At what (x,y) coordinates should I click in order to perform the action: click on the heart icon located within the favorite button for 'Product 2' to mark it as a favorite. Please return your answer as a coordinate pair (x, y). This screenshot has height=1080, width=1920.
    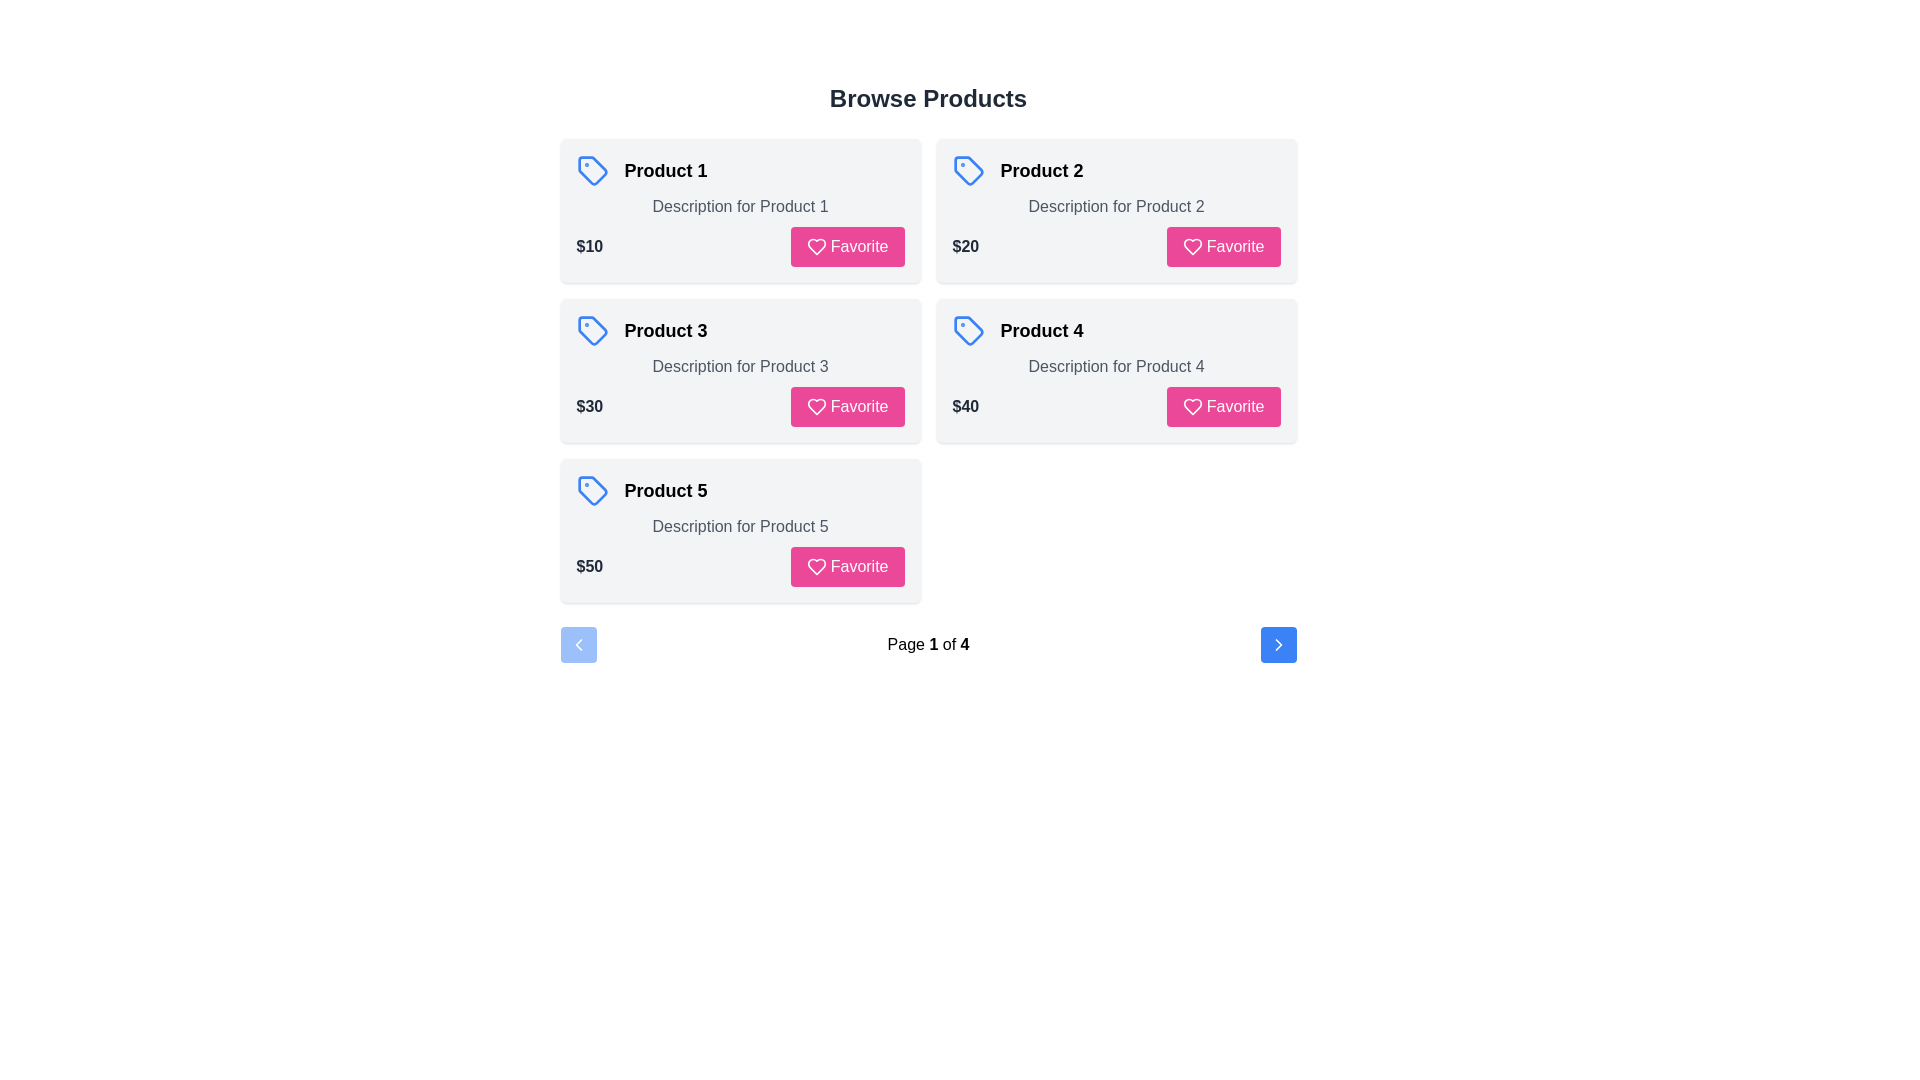
    Looking at the image, I should click on (1192, 245).